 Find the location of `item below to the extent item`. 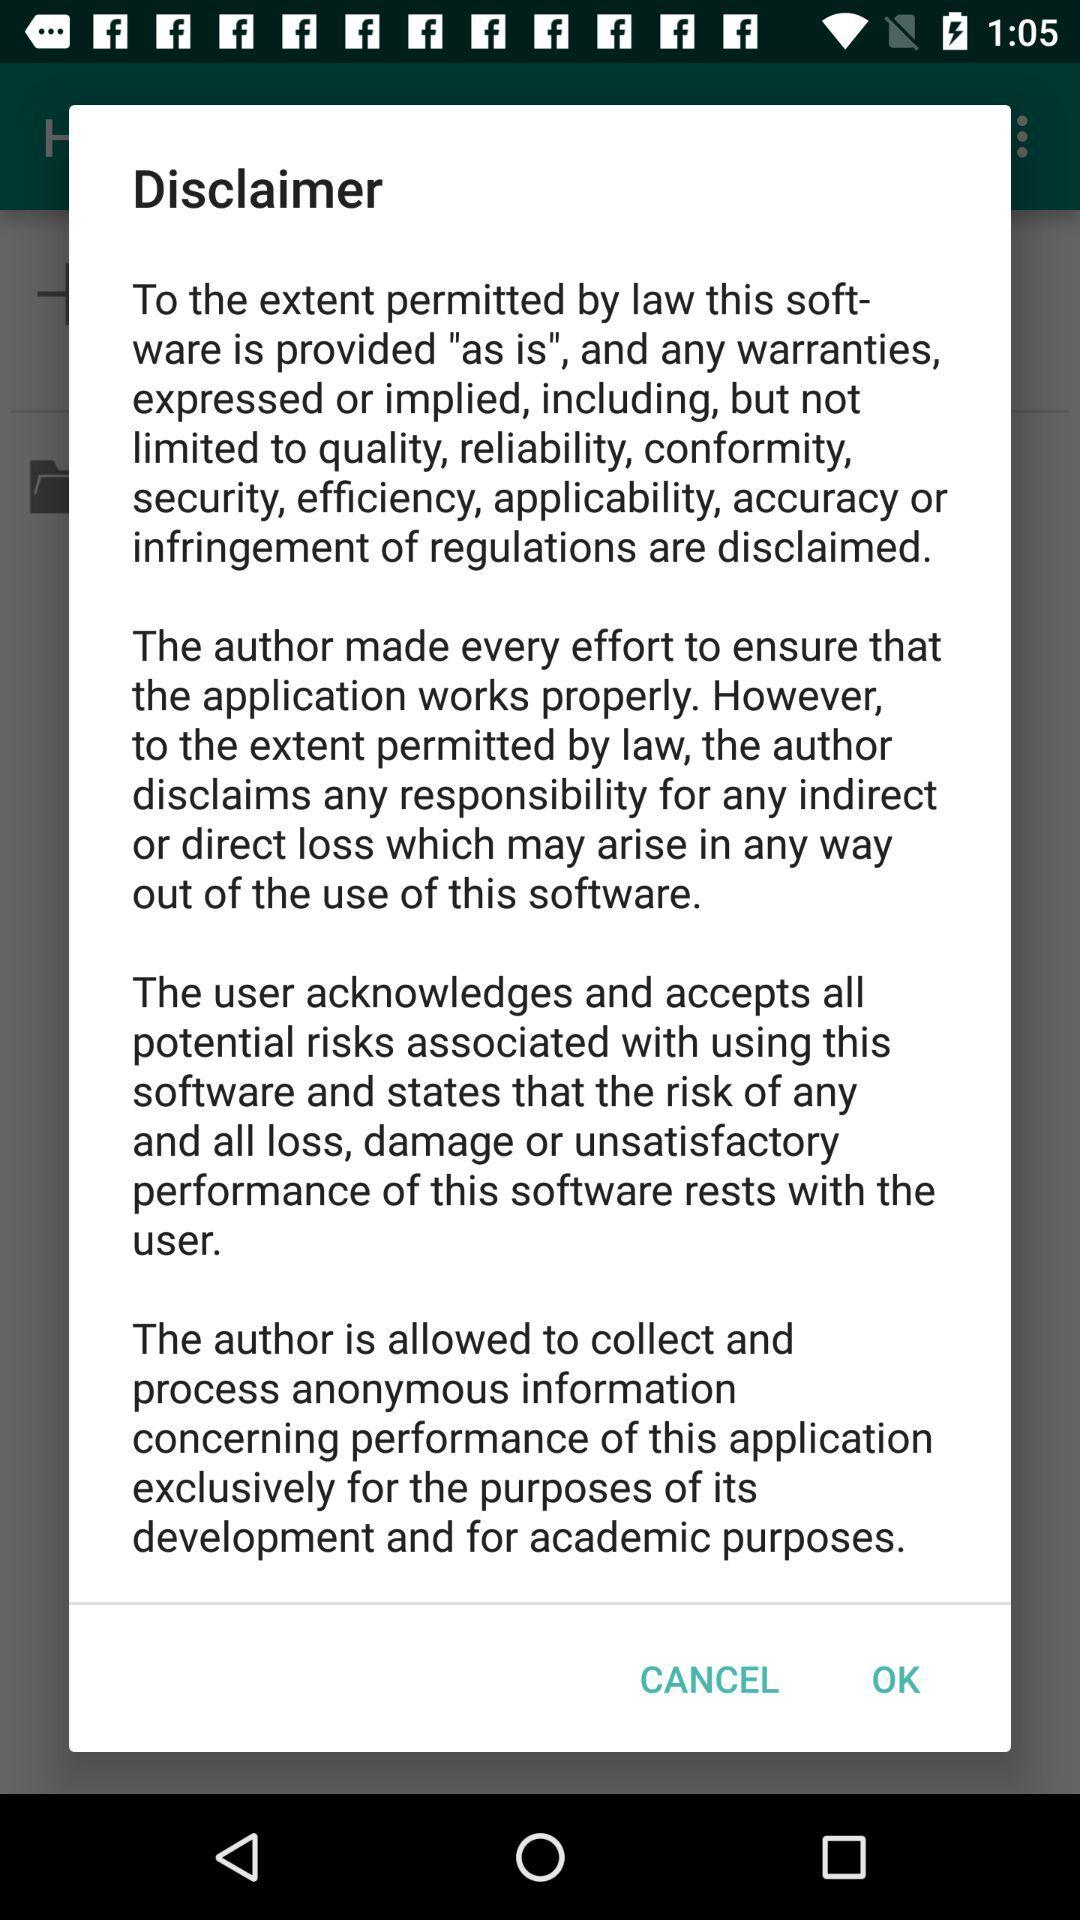

item below to the extent item is located at coordinates (894, 1678).